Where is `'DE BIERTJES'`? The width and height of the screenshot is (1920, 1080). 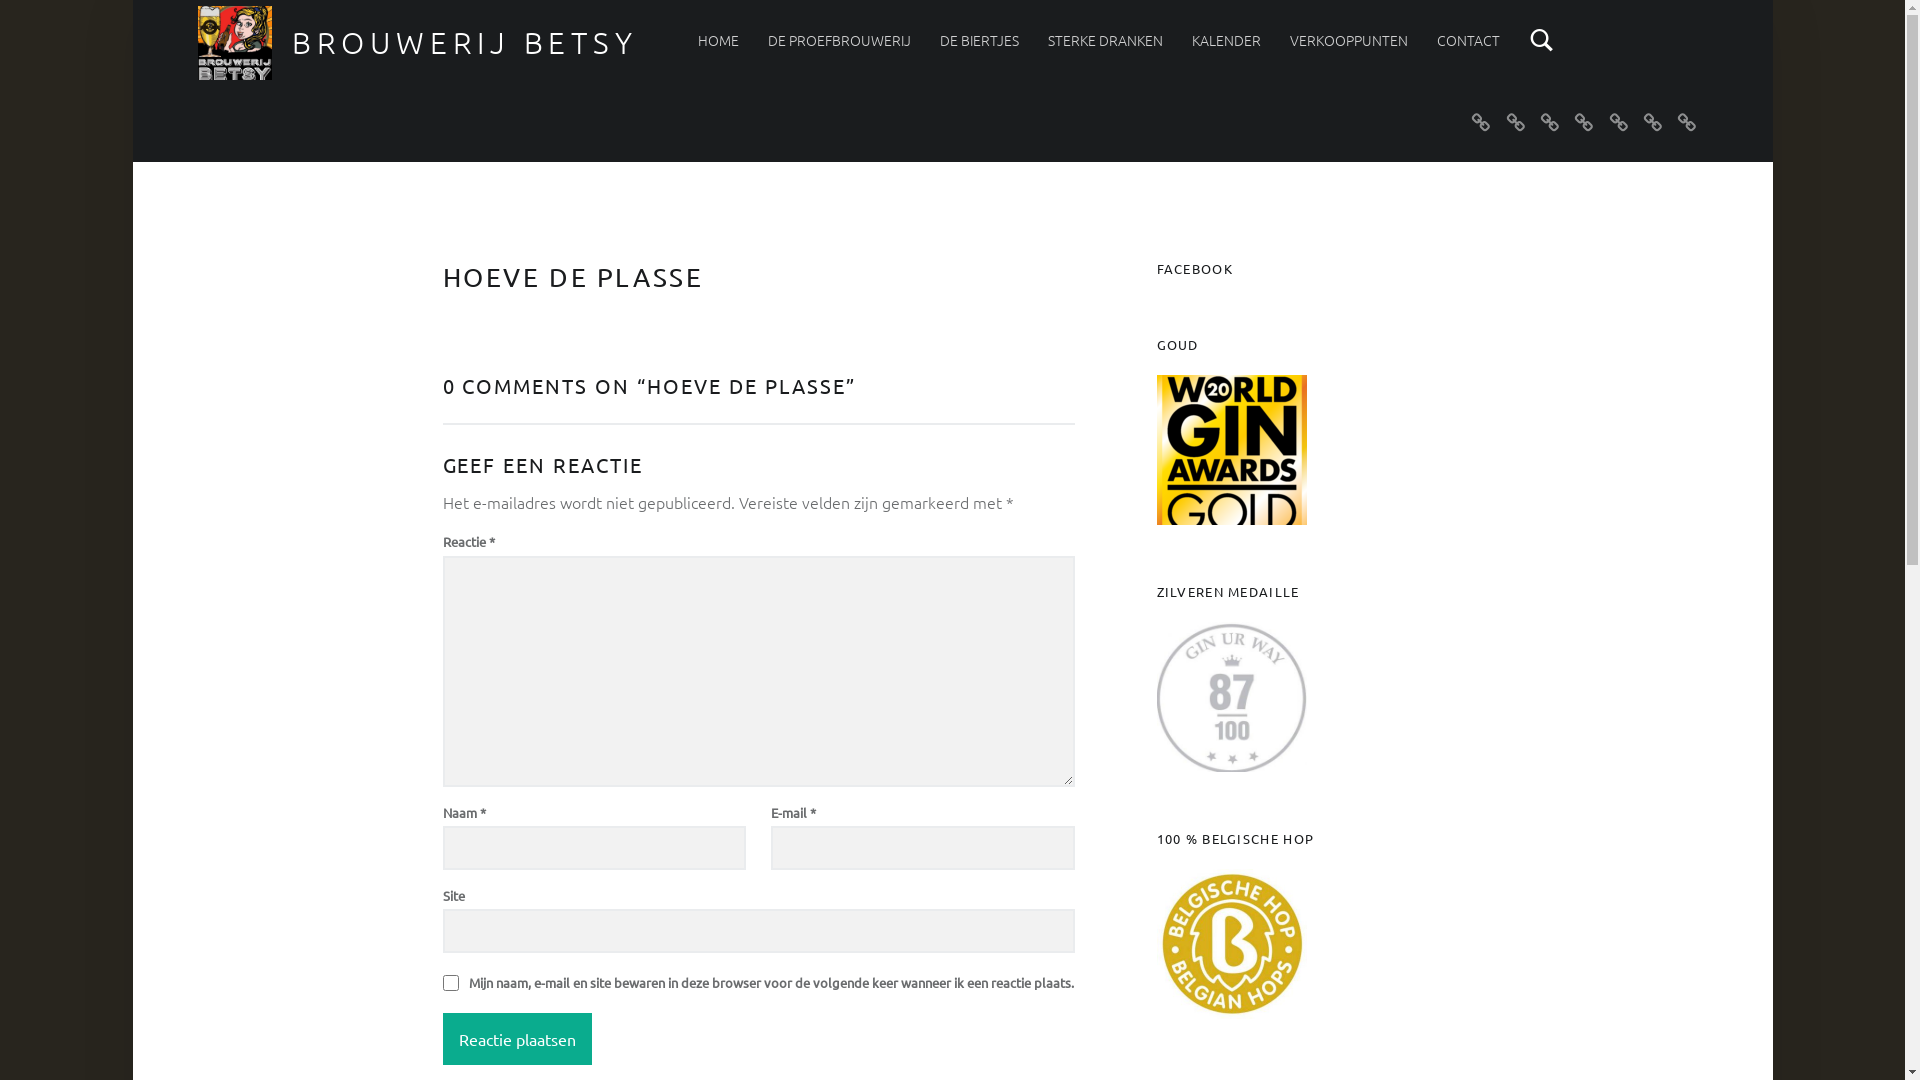 'DE BIERTJES' is located at coordinates (939, 39).